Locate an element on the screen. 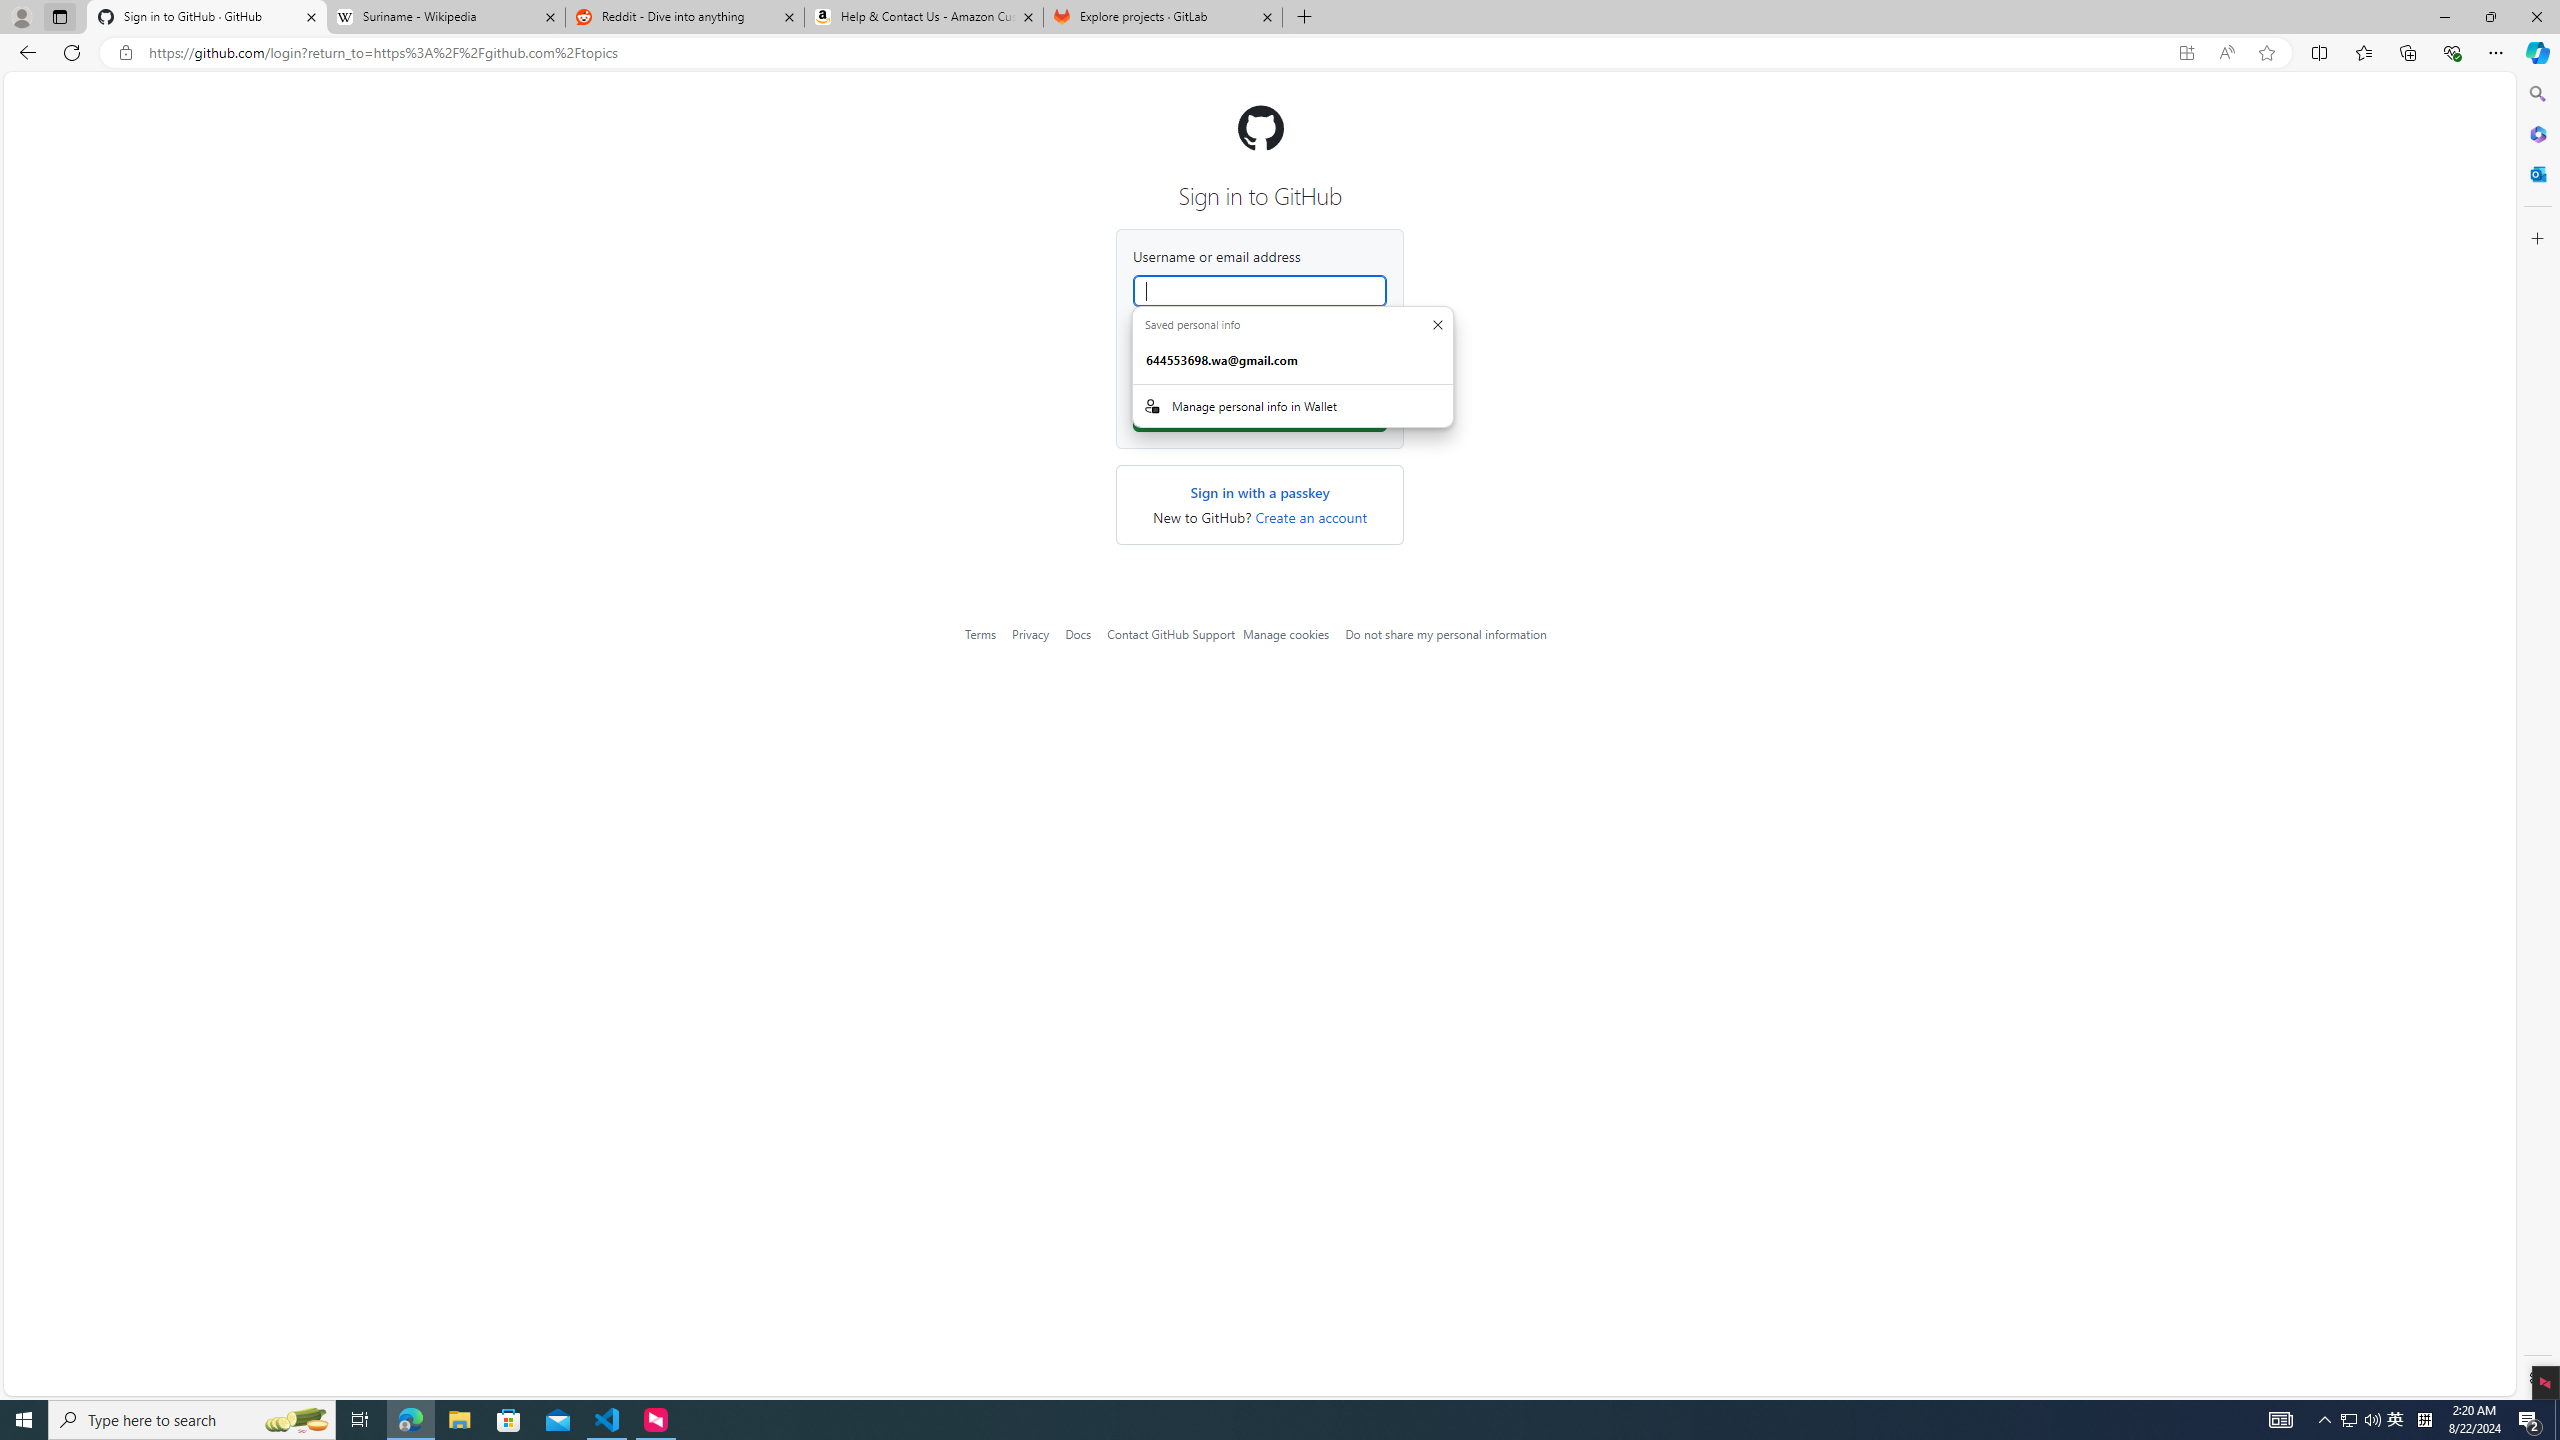  'Don' is located at coordinates (1436, 323).